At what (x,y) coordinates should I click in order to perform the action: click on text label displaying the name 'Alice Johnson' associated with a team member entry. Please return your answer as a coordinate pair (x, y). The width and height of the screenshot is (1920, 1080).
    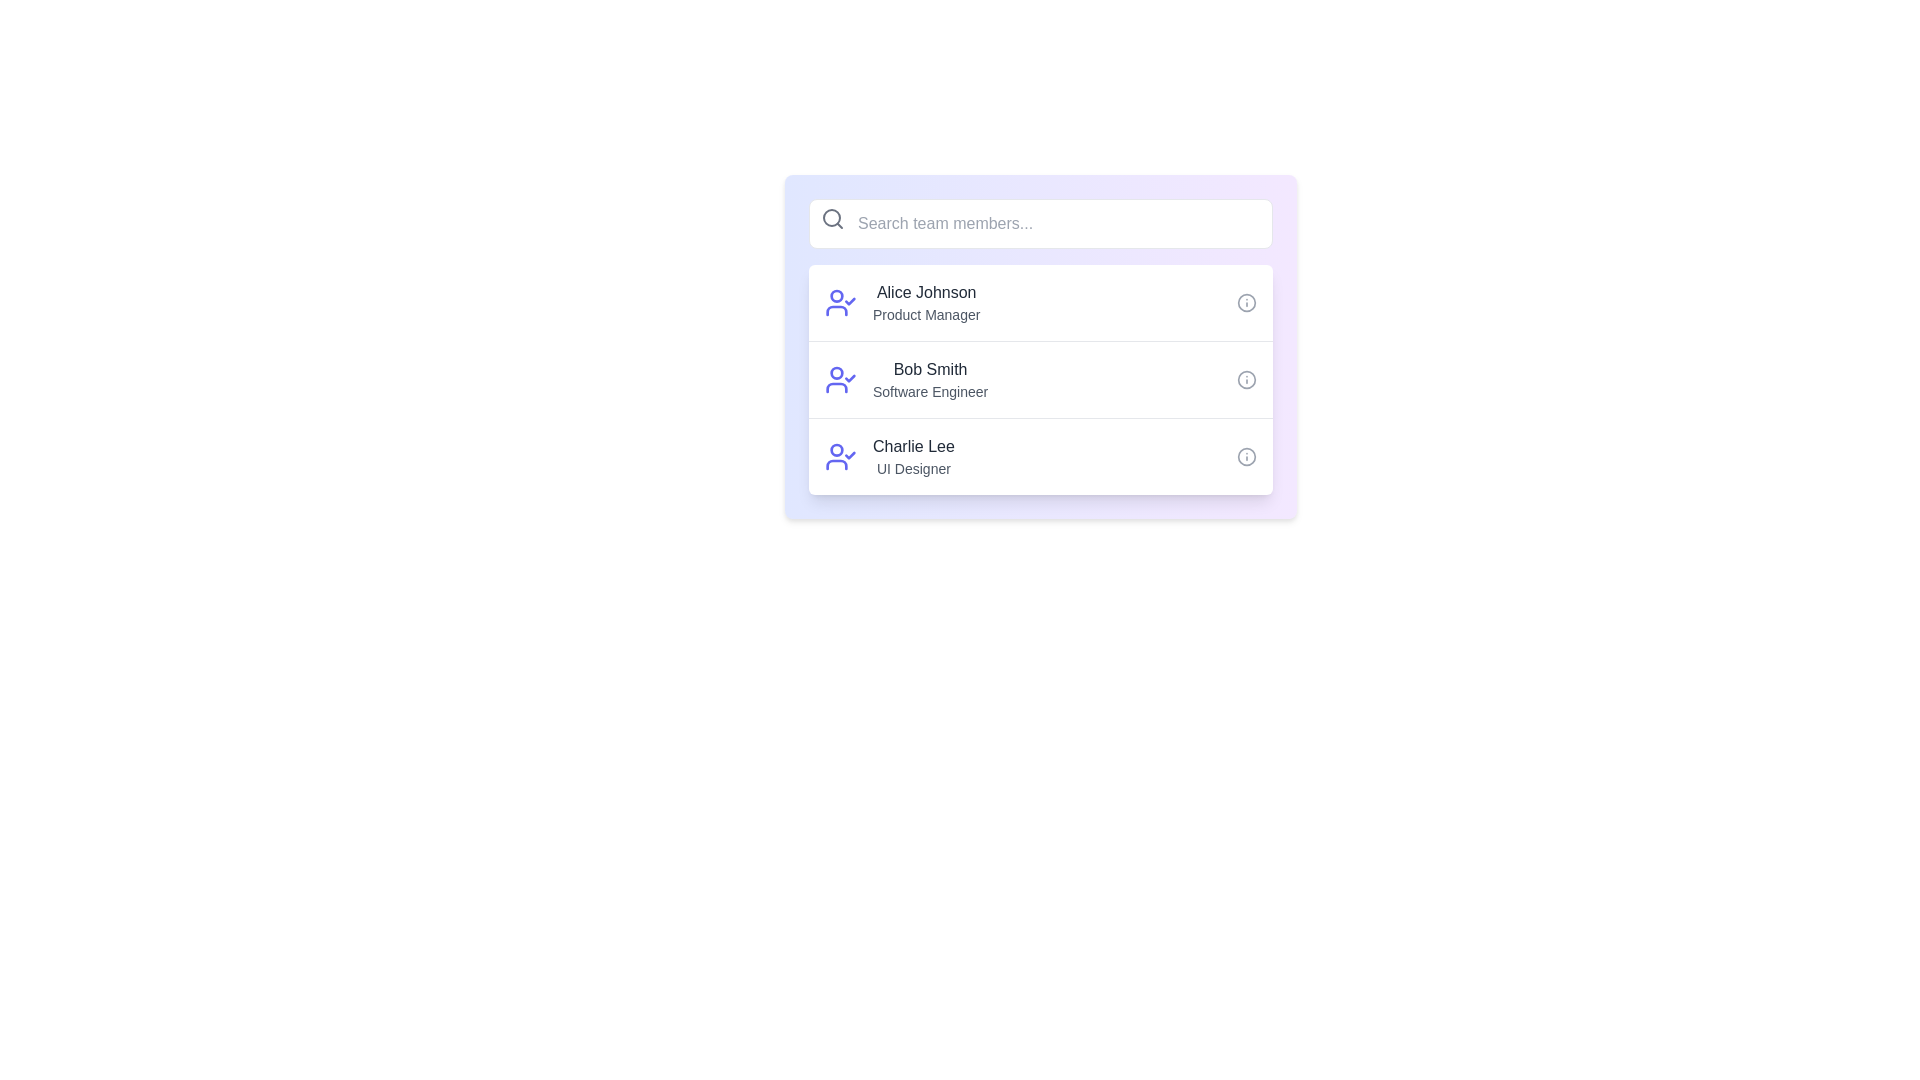
    Looking at the image, I should click on (925, 293).